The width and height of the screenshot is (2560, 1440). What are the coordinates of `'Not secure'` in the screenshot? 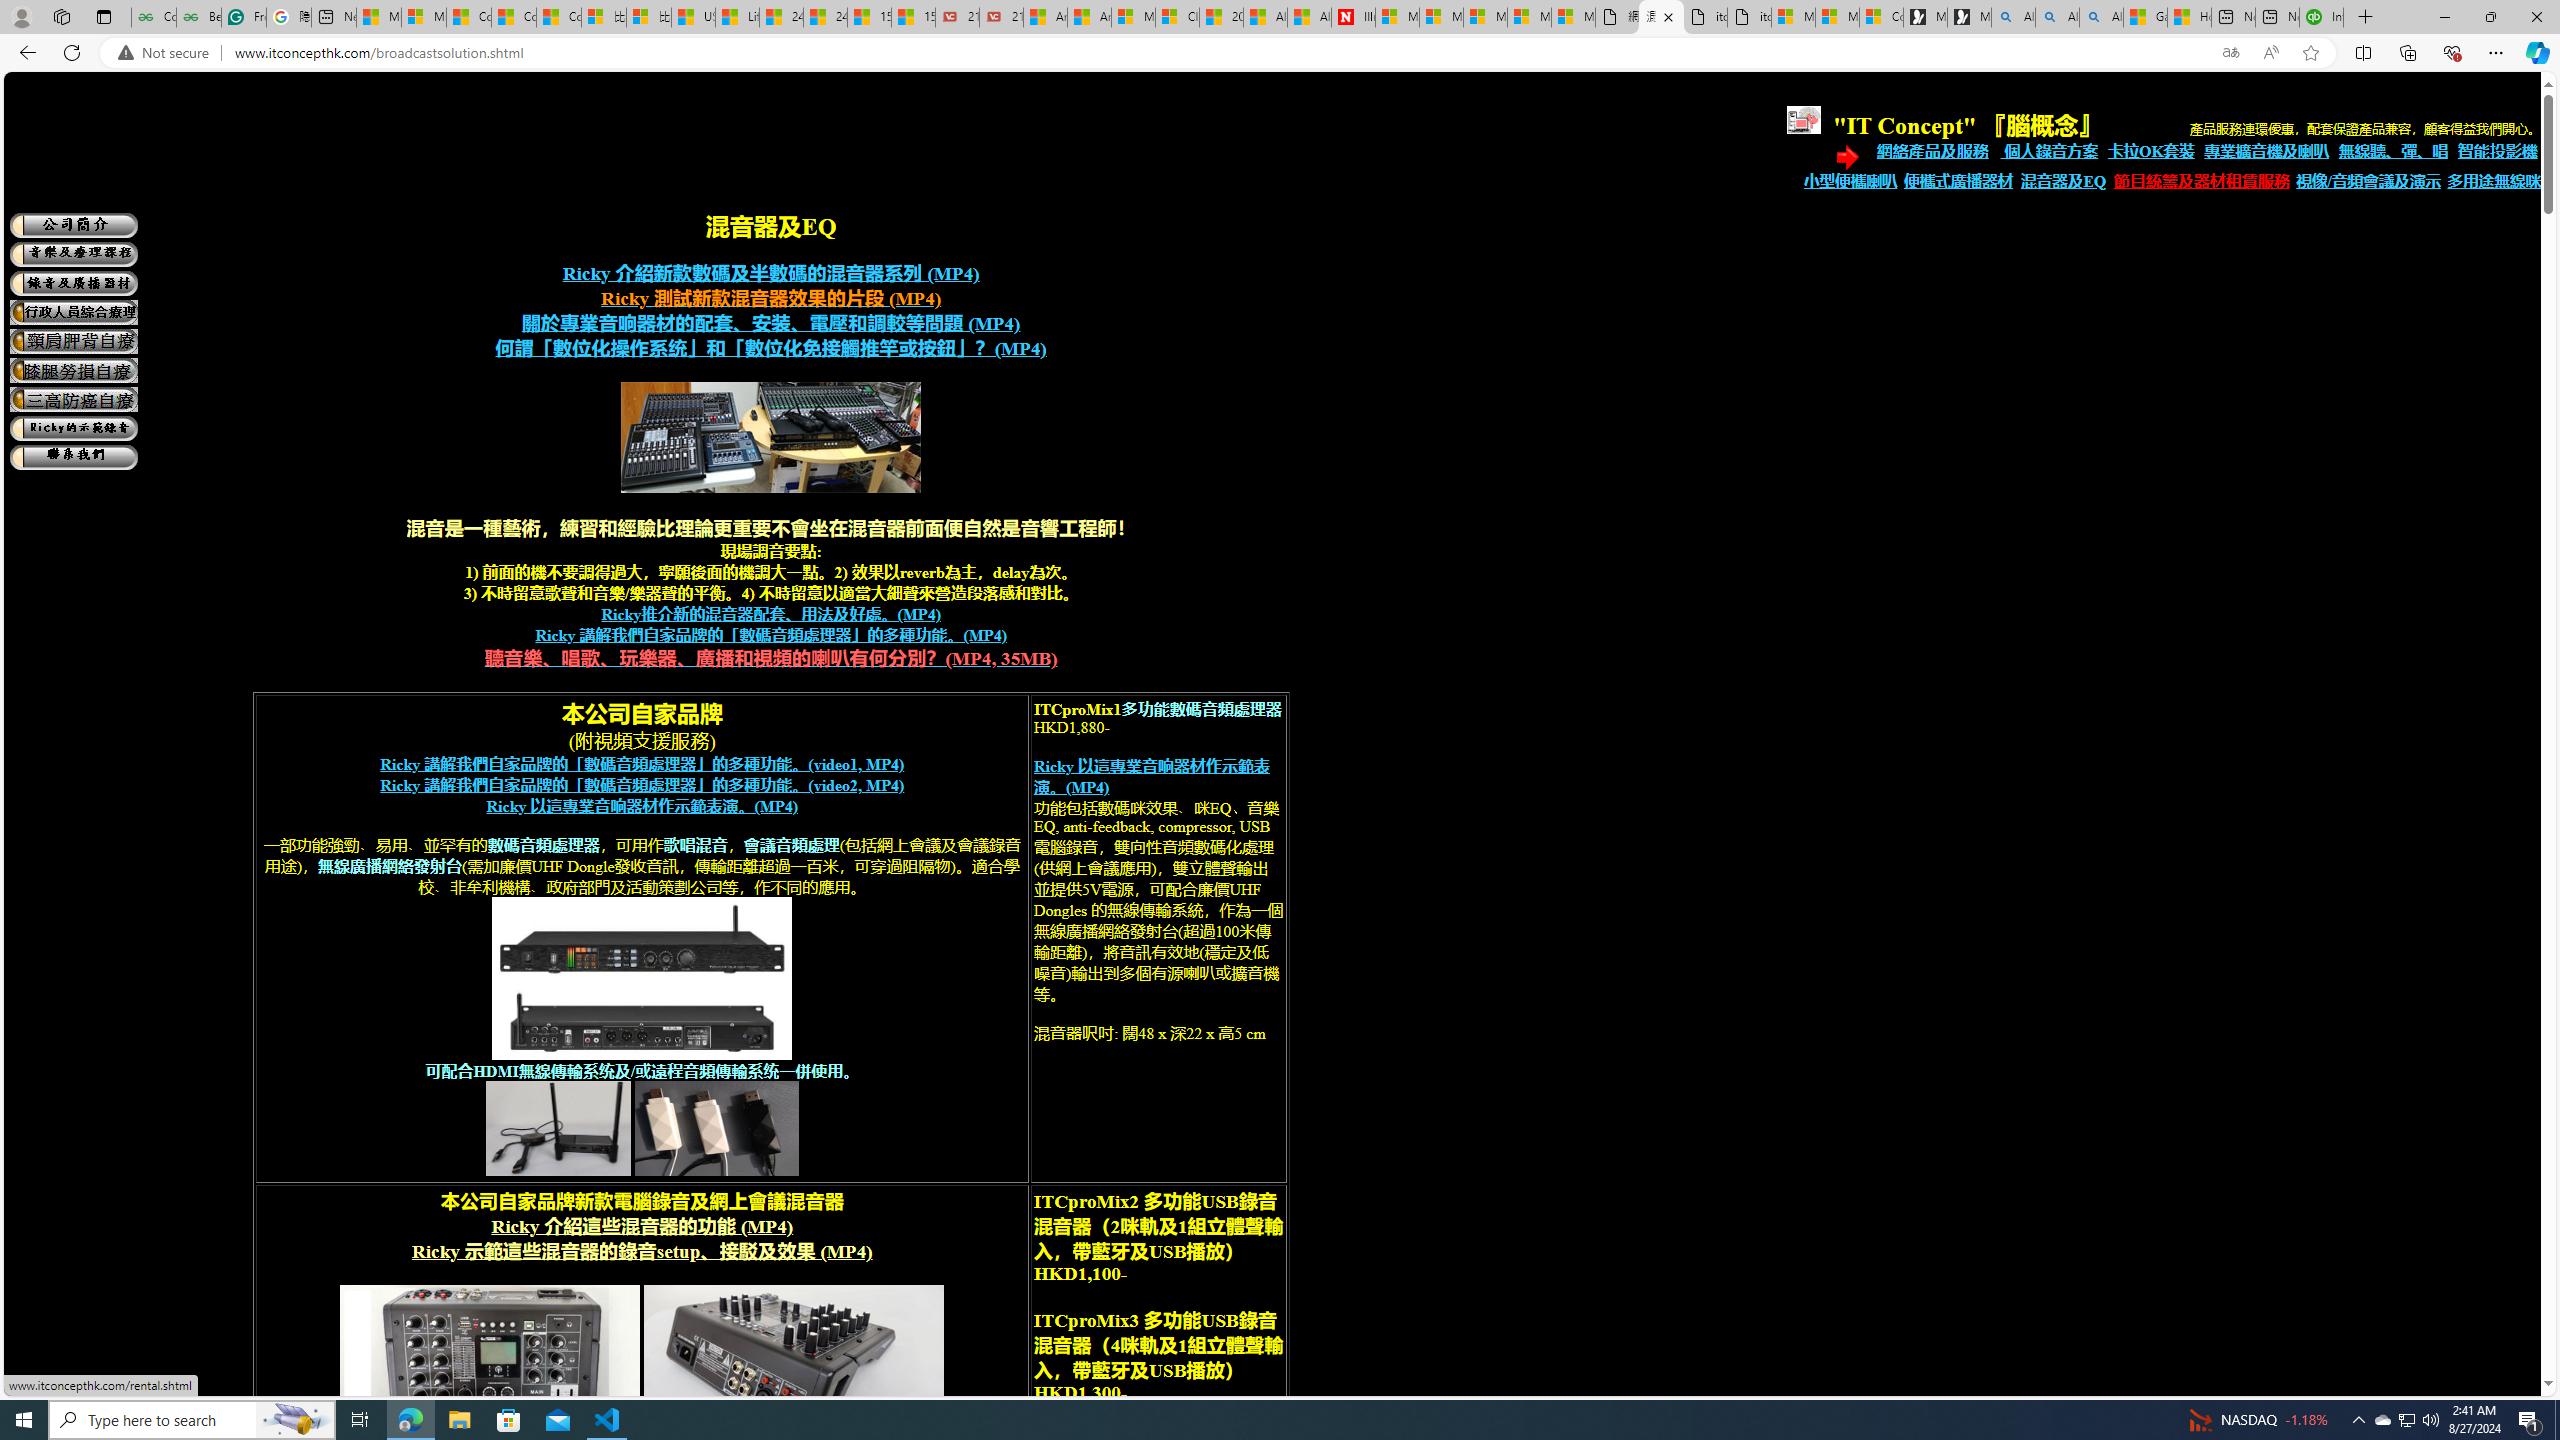 It's located at (167, 53).